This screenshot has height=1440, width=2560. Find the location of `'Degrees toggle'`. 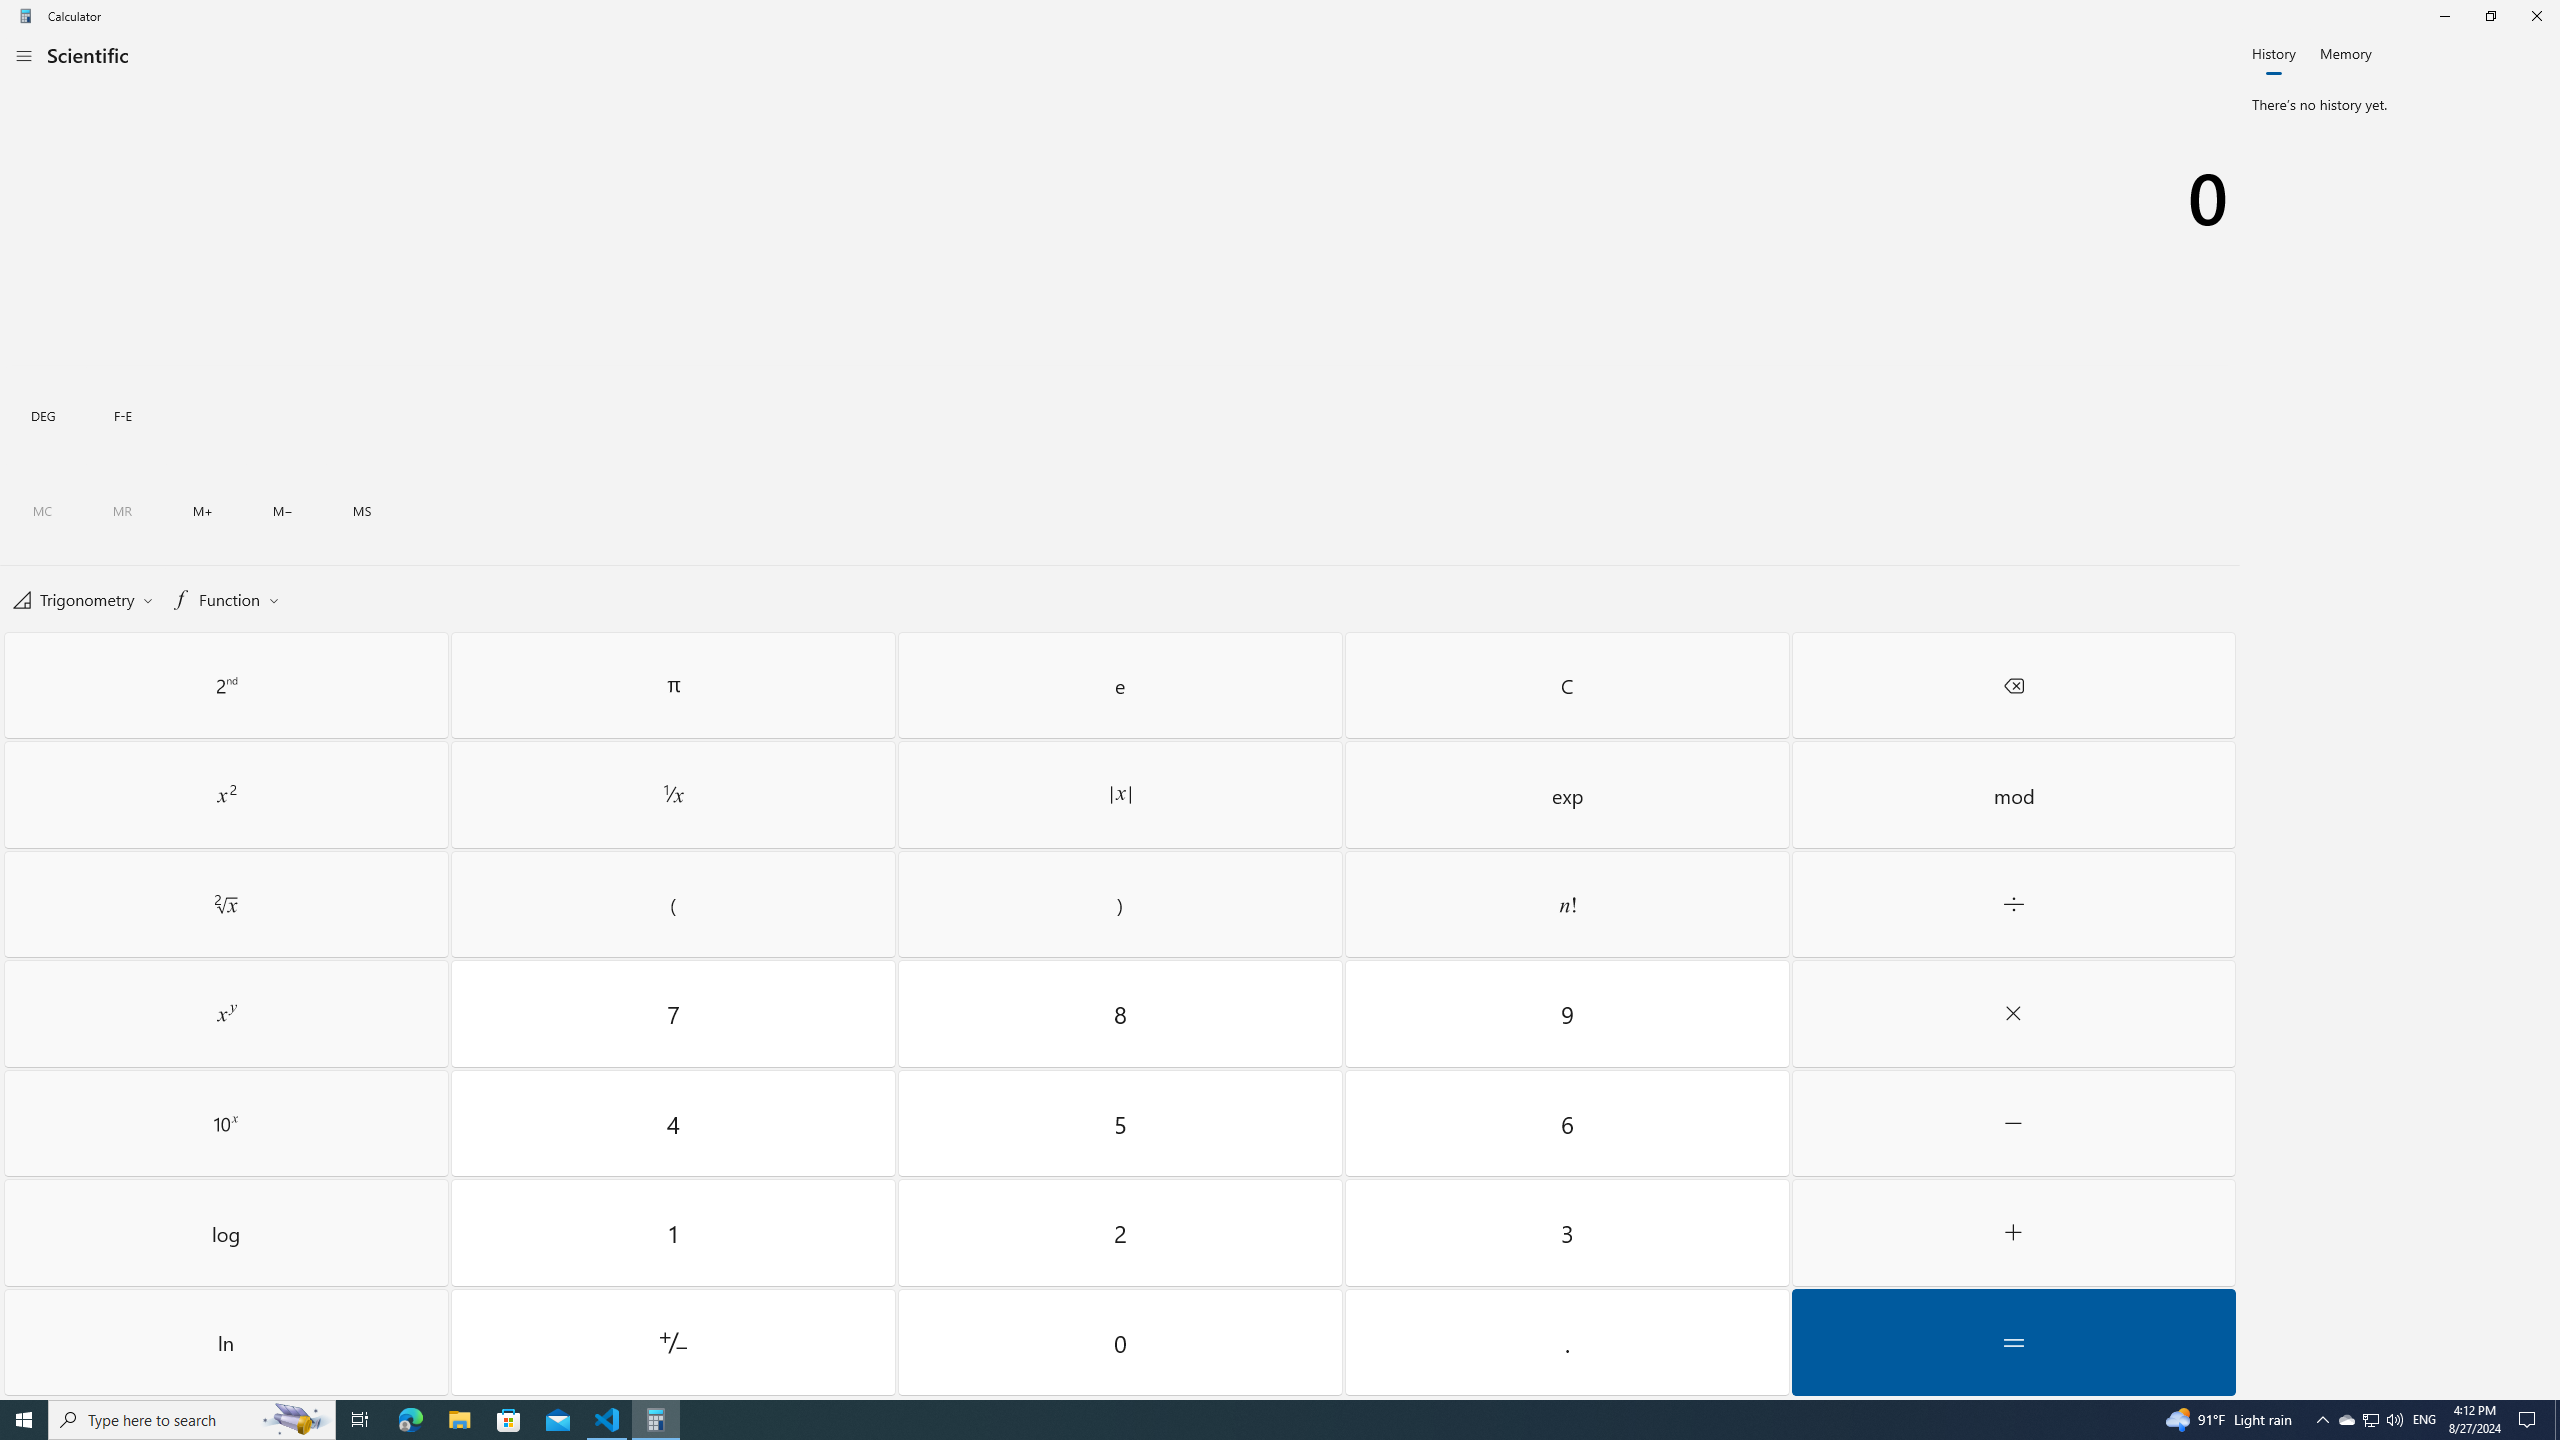

'Degrees toggle' is located at coordinates (42, 413).